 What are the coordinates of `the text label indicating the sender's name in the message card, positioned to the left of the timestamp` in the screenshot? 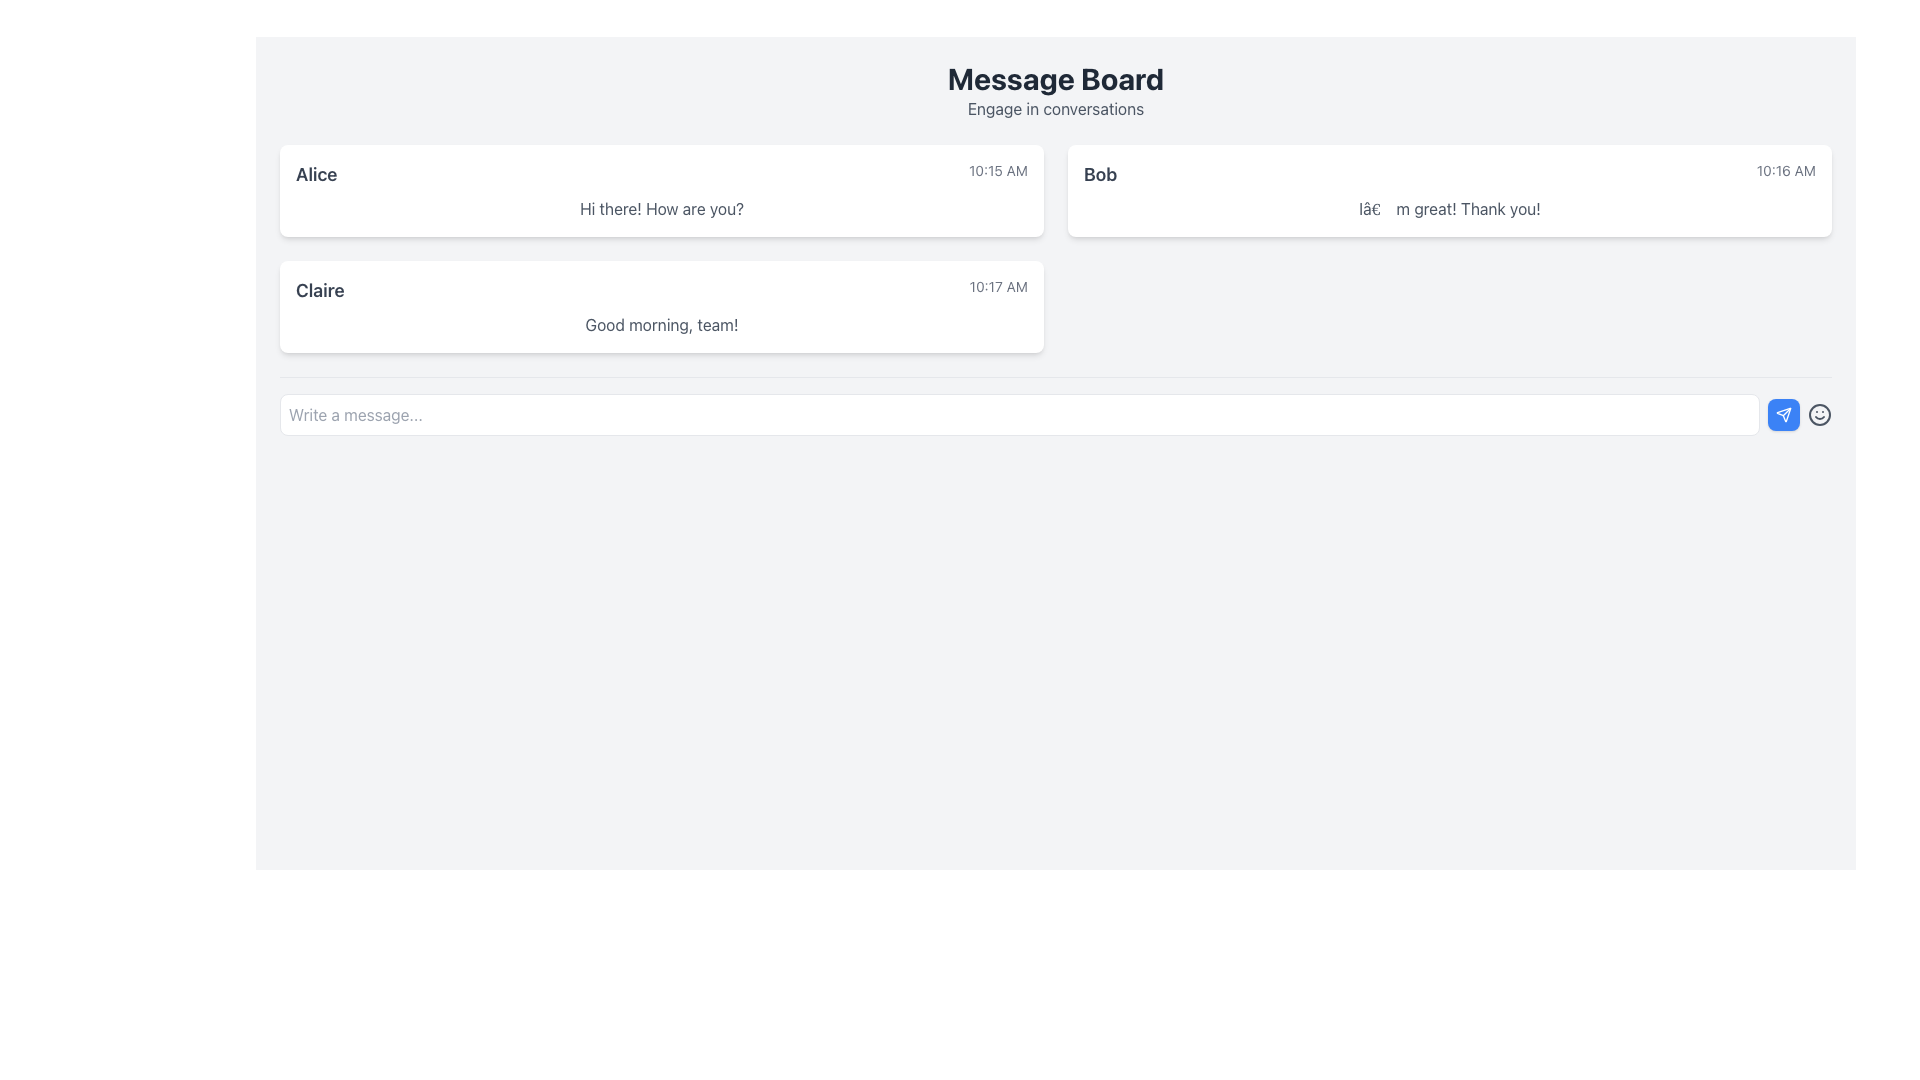 It's located at (1099, 173).